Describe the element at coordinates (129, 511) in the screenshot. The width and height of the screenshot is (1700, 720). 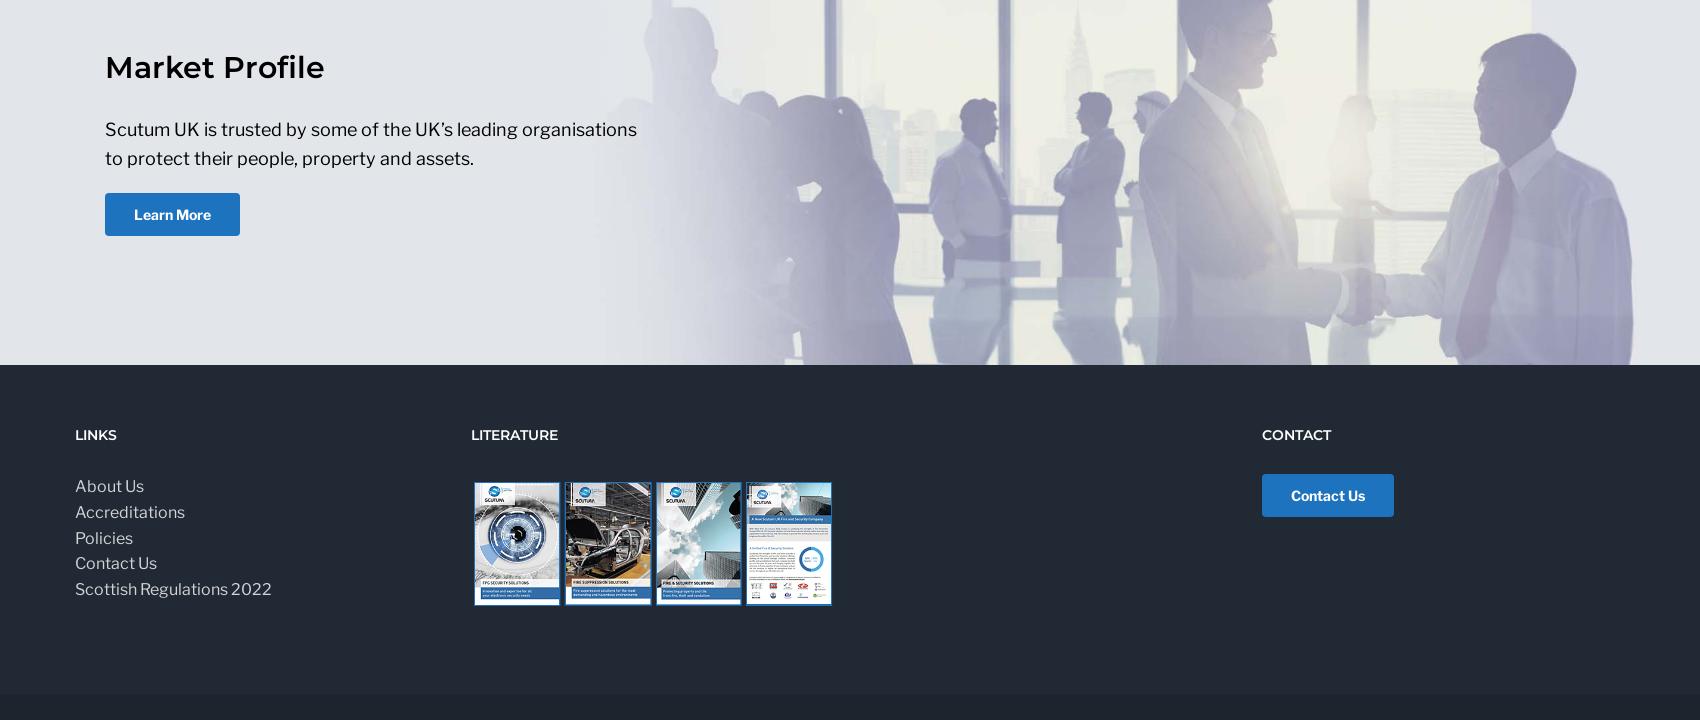
I see `'Accreditations'` at that location.